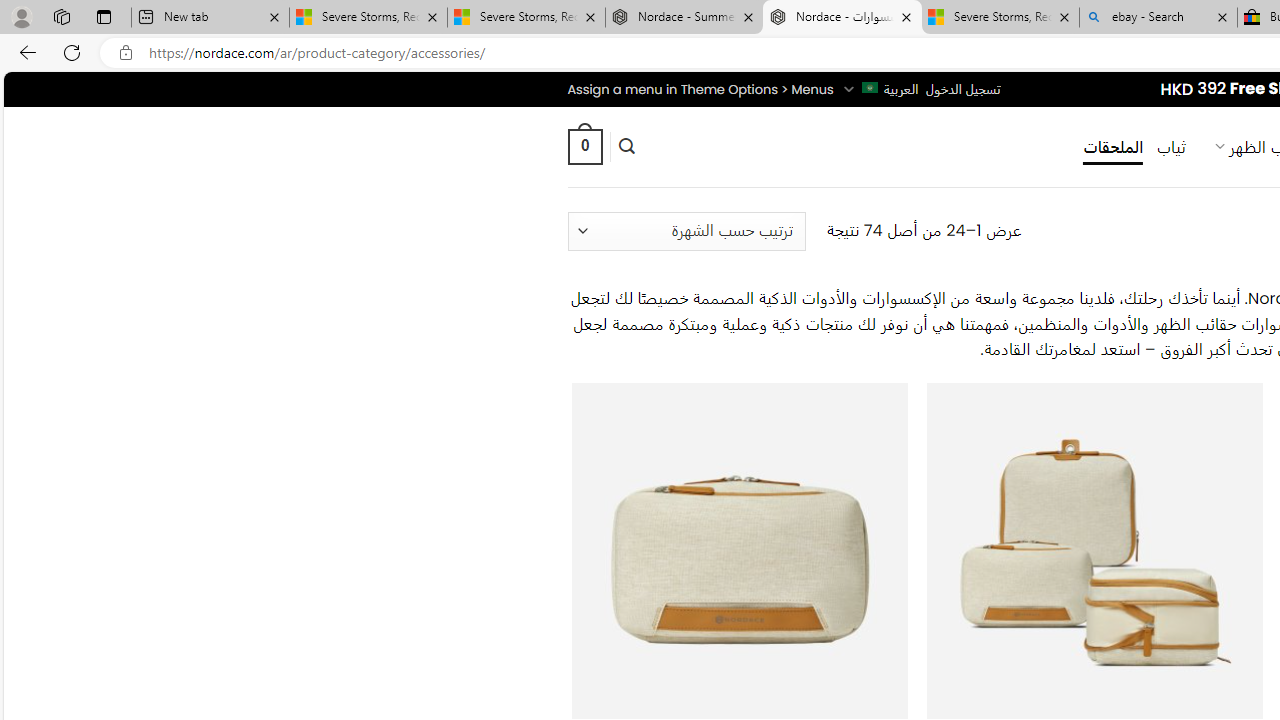  I want to click on 'View site information', so click(125, 52).